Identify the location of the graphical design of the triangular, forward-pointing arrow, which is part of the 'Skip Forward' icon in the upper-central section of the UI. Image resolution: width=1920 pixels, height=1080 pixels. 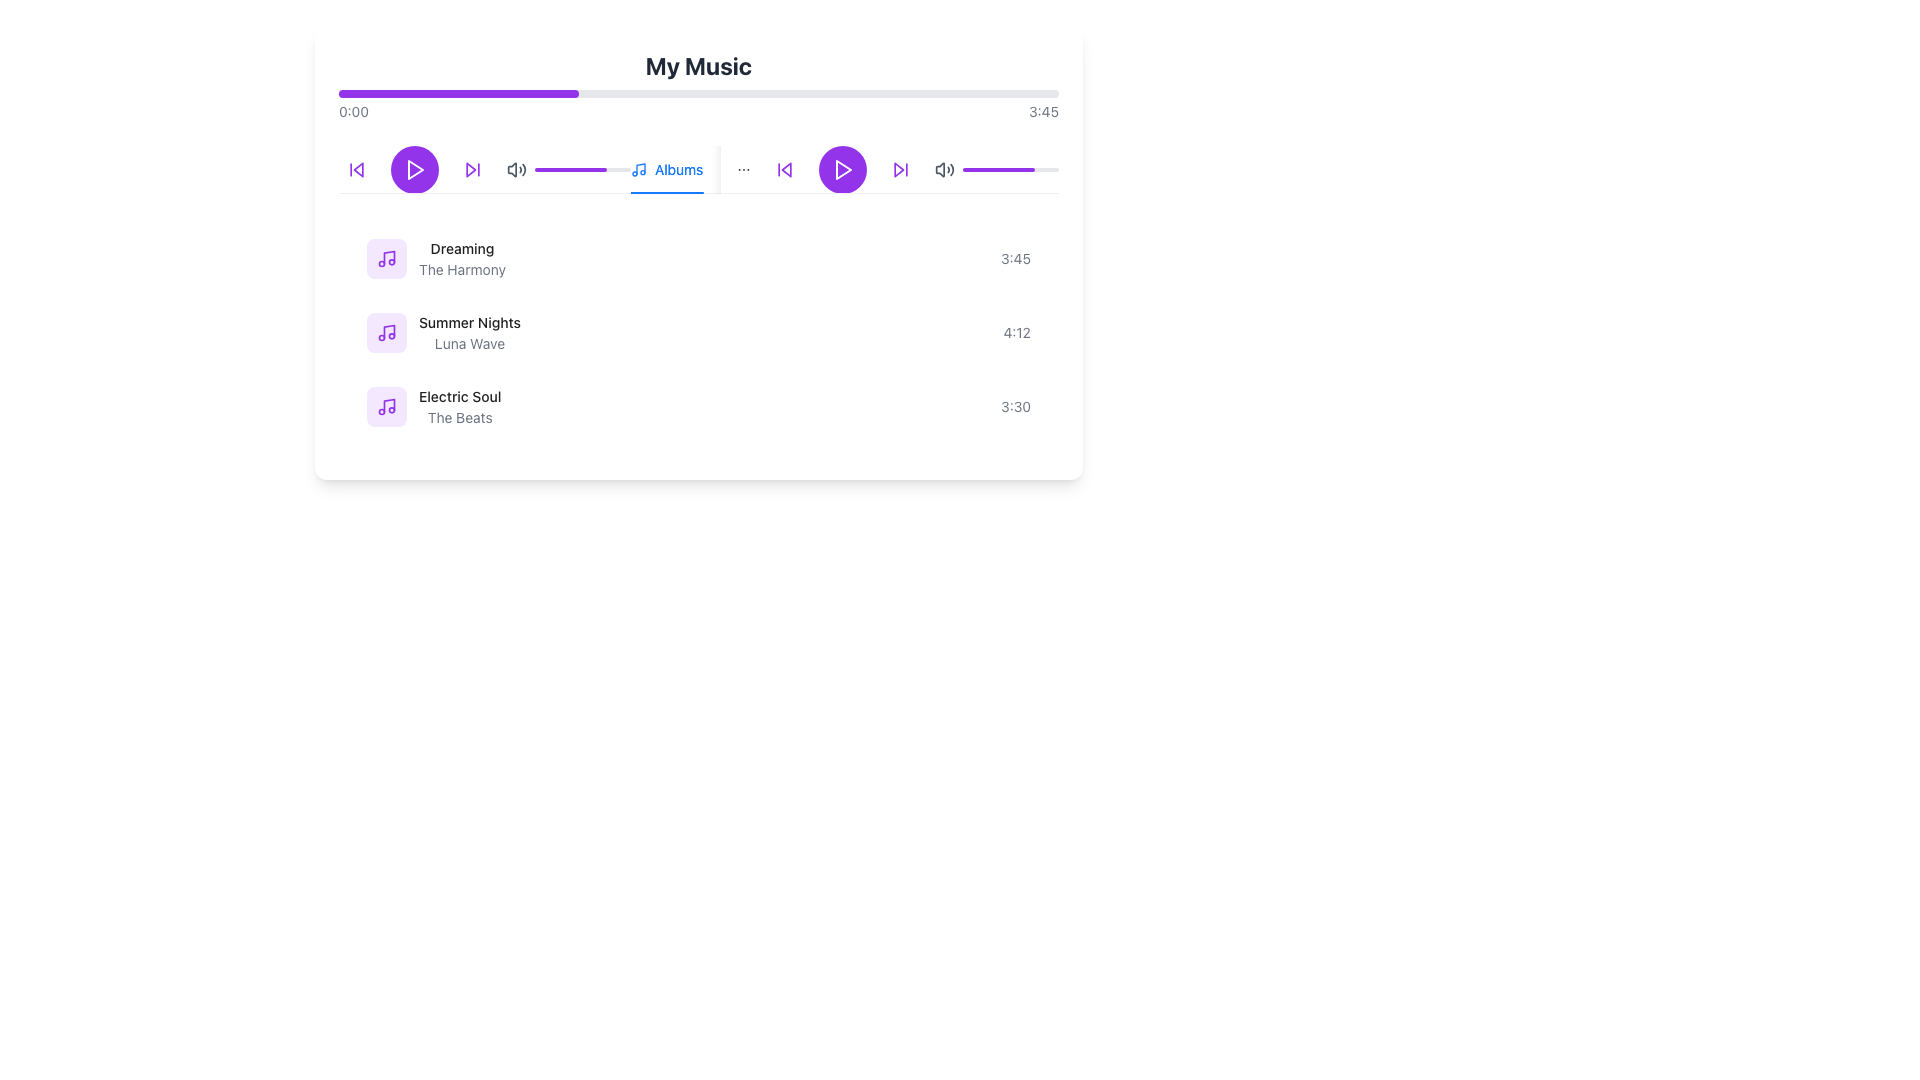
(470, 168).